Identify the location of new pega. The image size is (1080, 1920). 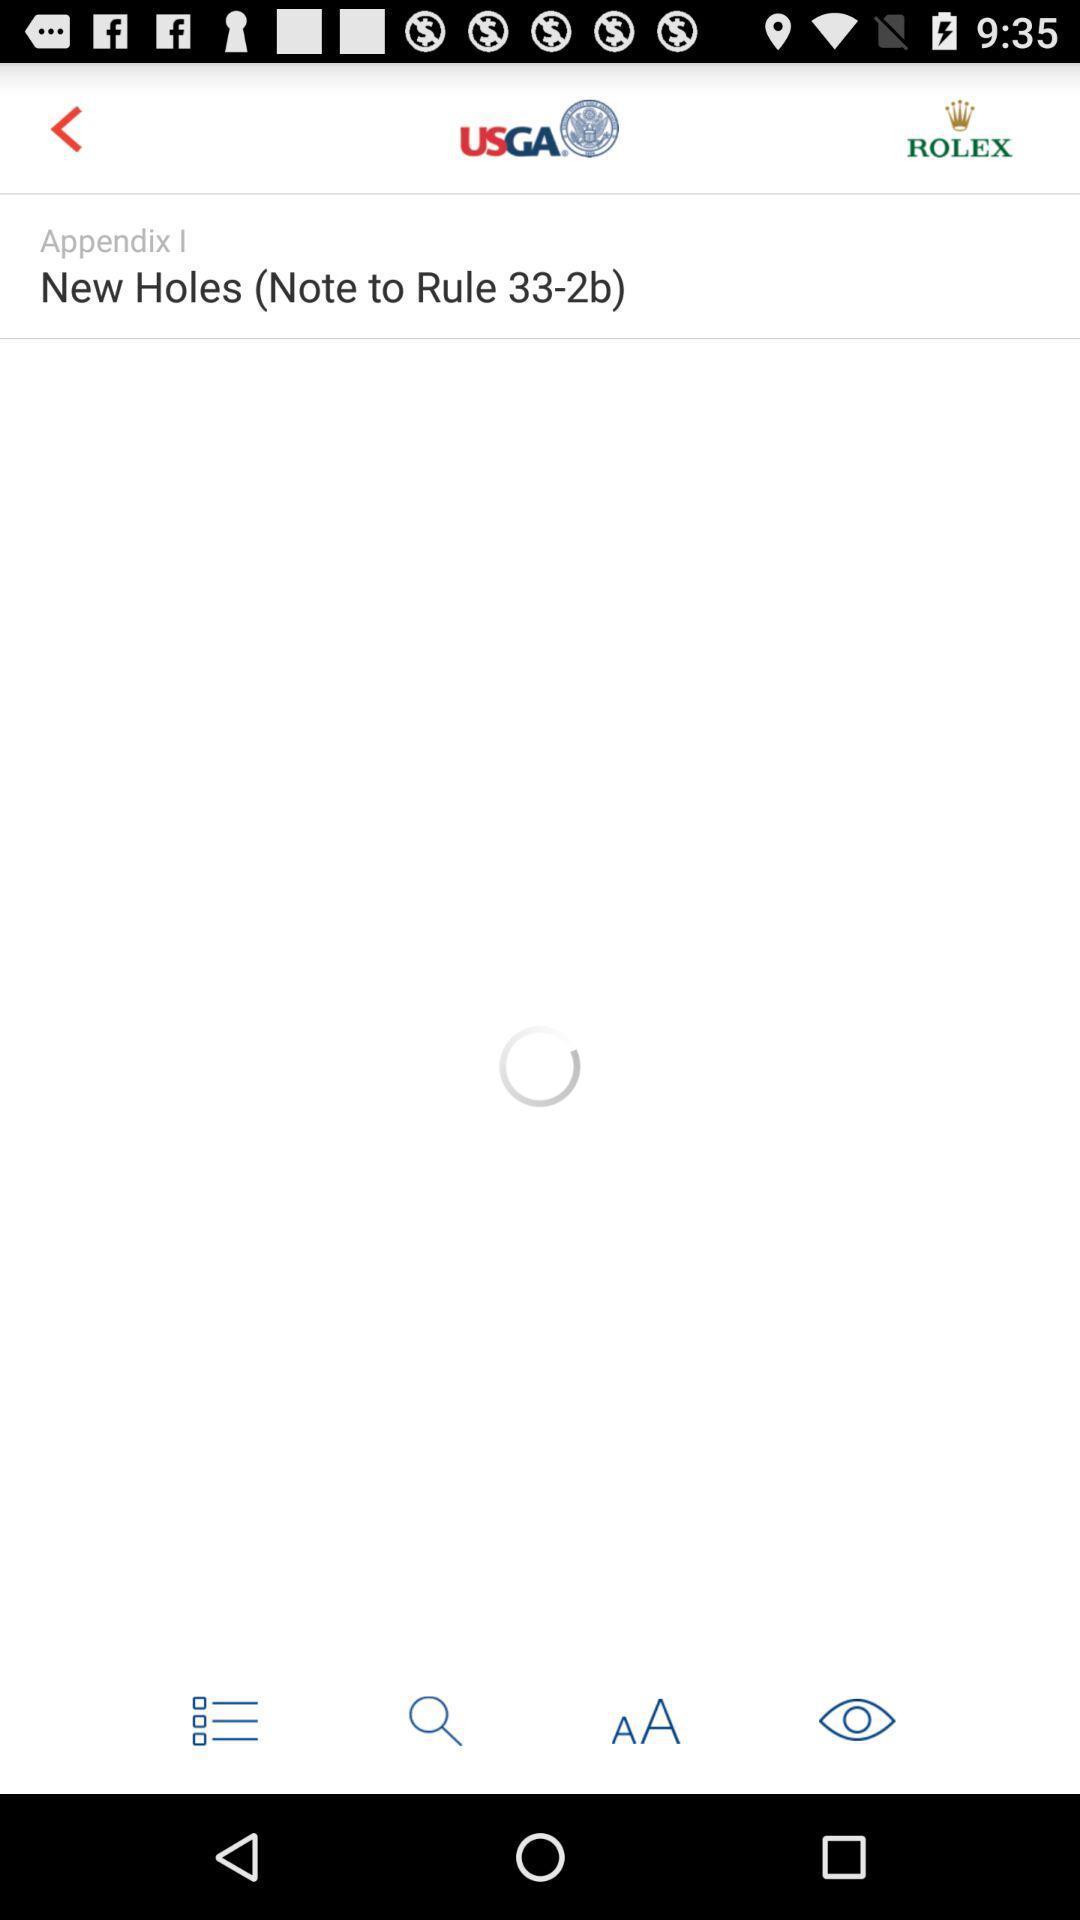
(959, 127).